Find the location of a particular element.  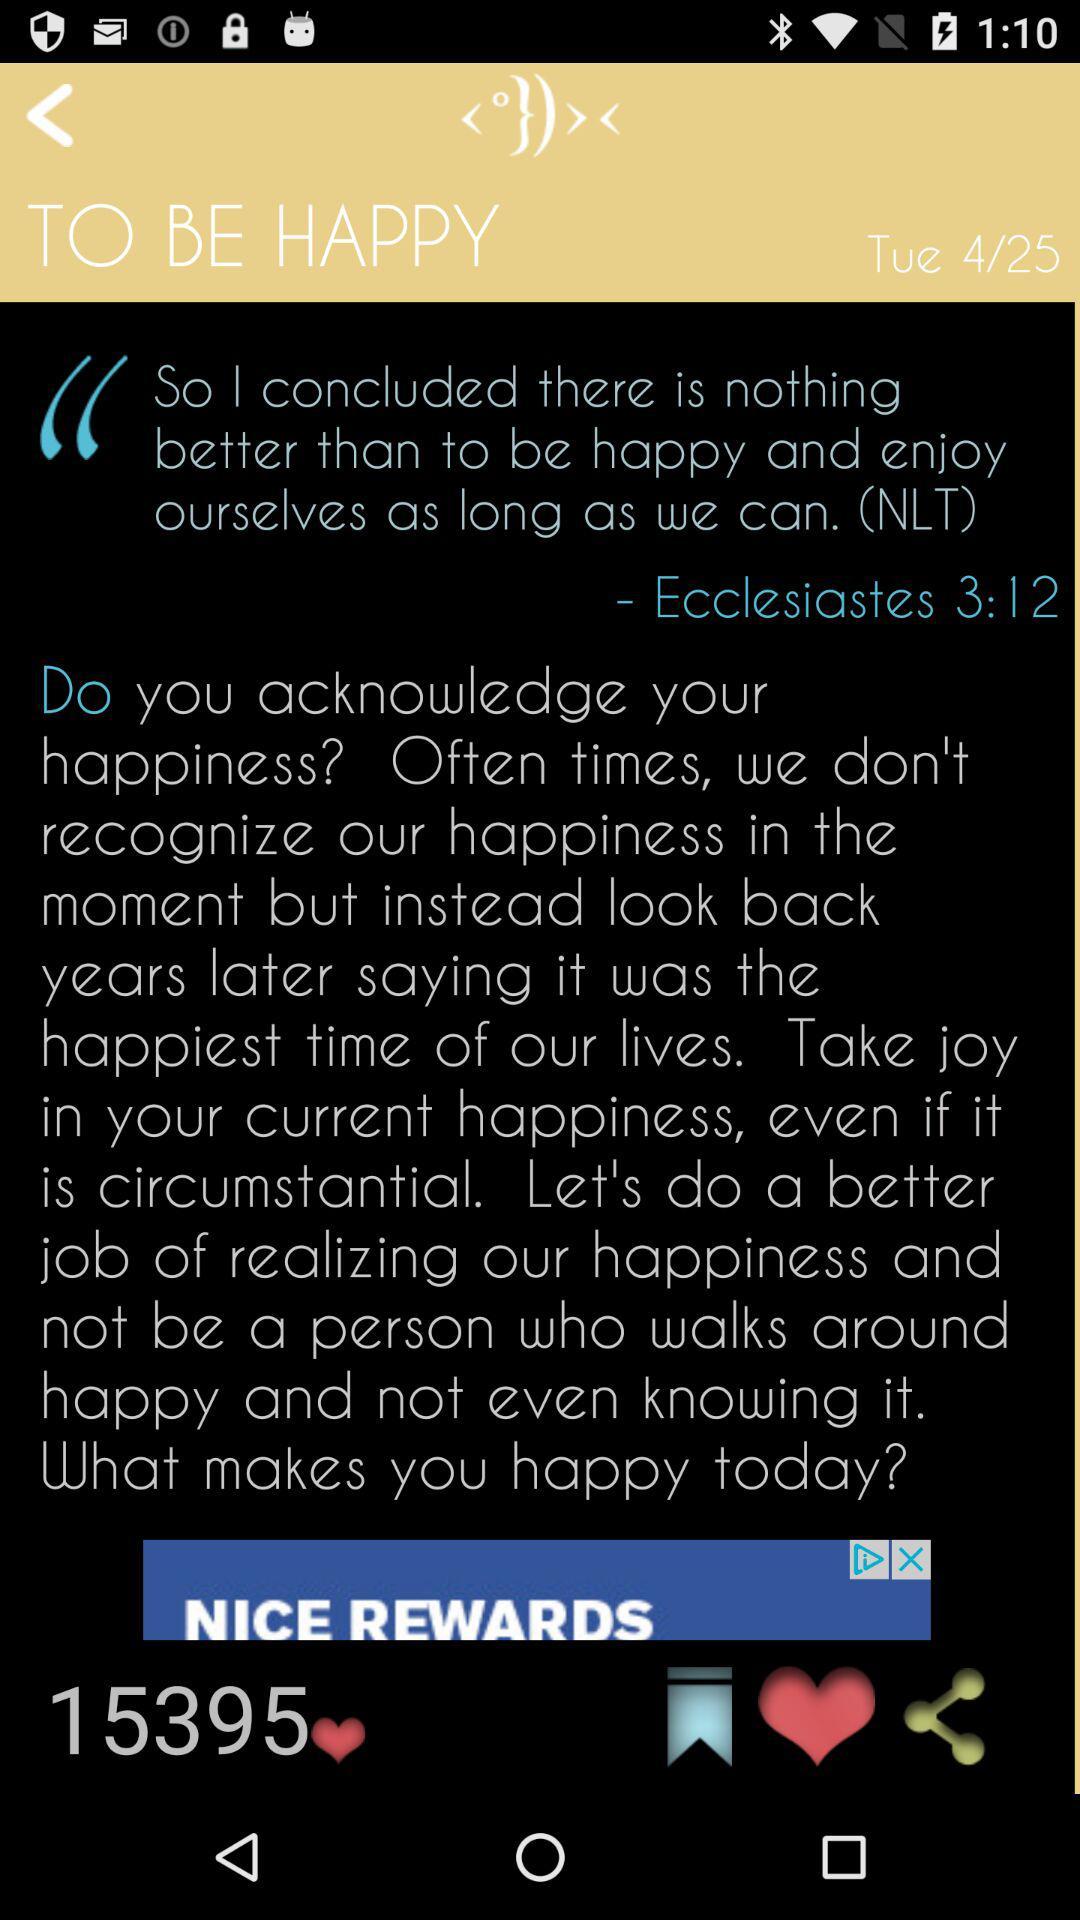

click favorite icon is located at coordinates (816, 1716).